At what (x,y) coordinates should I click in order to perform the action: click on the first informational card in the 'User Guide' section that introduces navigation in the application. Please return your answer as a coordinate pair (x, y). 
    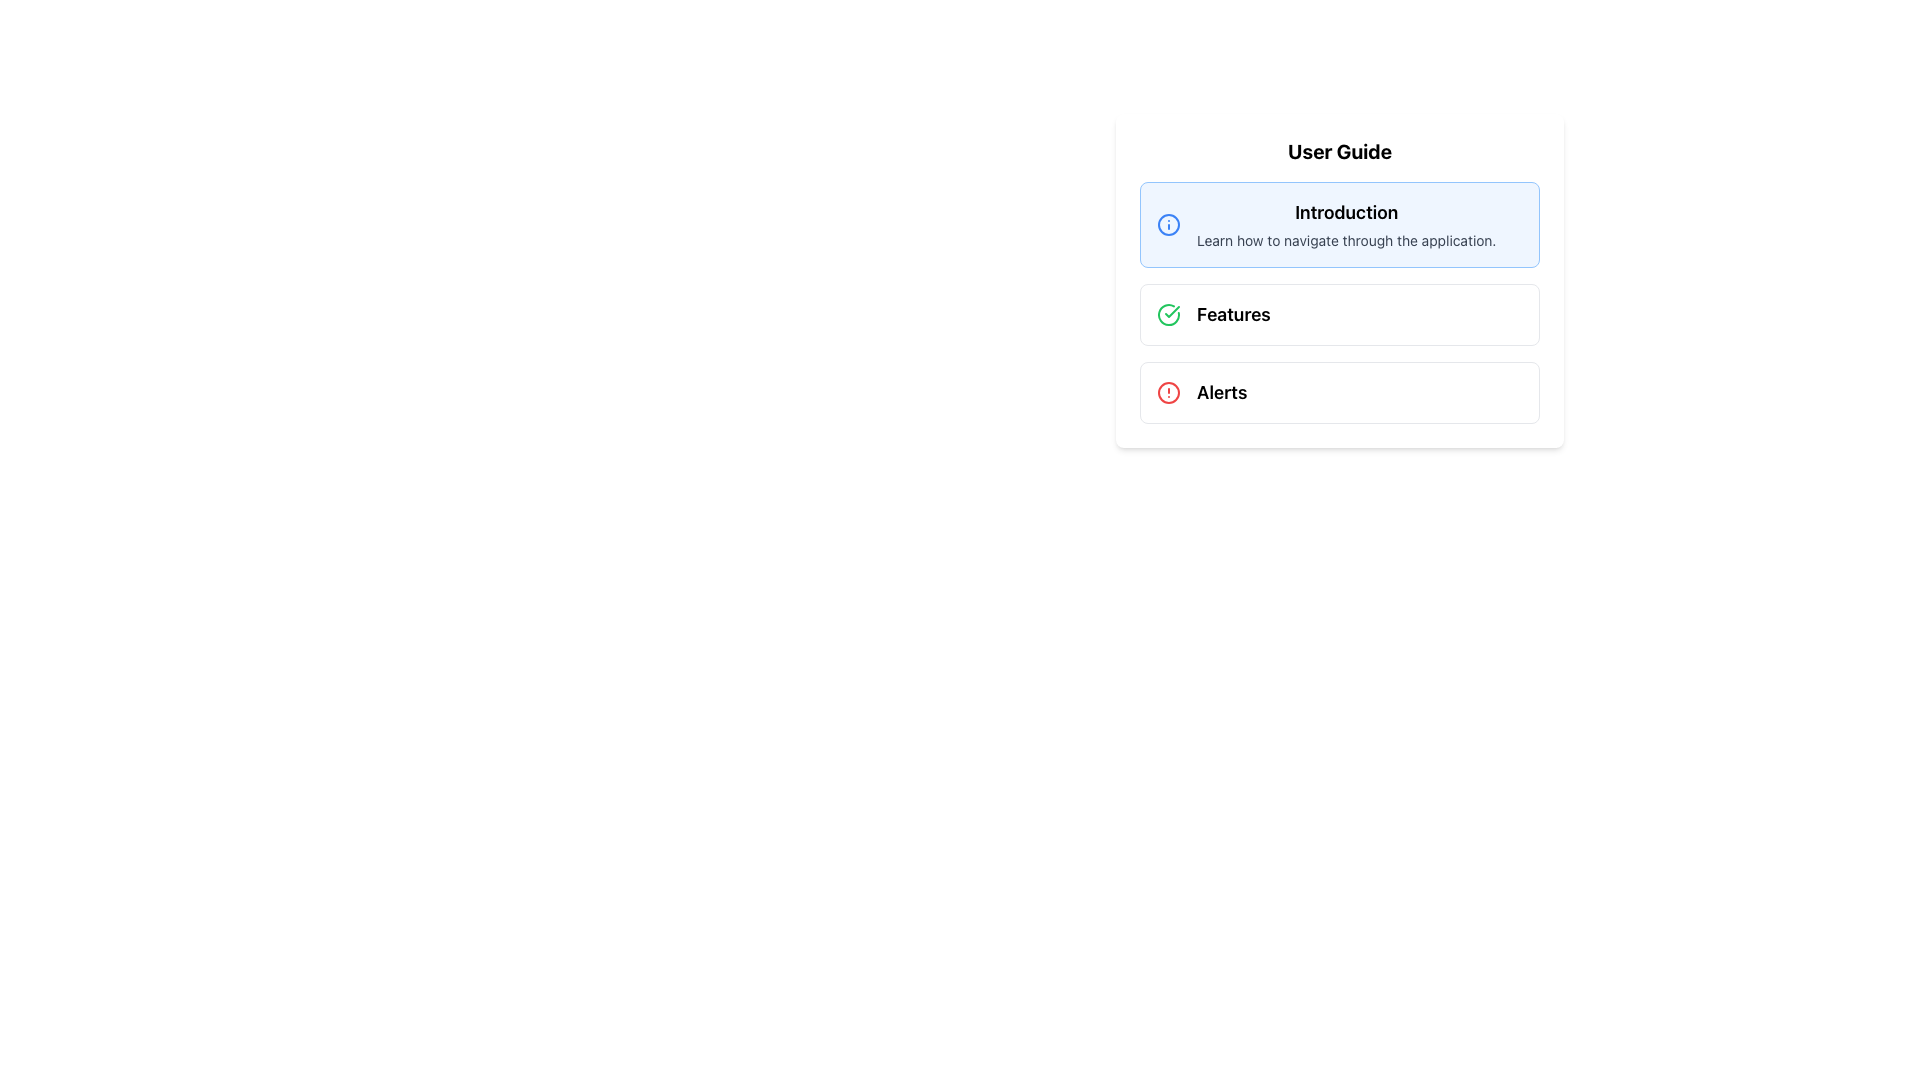
    Looking at the image, I should click on (1339, 224).